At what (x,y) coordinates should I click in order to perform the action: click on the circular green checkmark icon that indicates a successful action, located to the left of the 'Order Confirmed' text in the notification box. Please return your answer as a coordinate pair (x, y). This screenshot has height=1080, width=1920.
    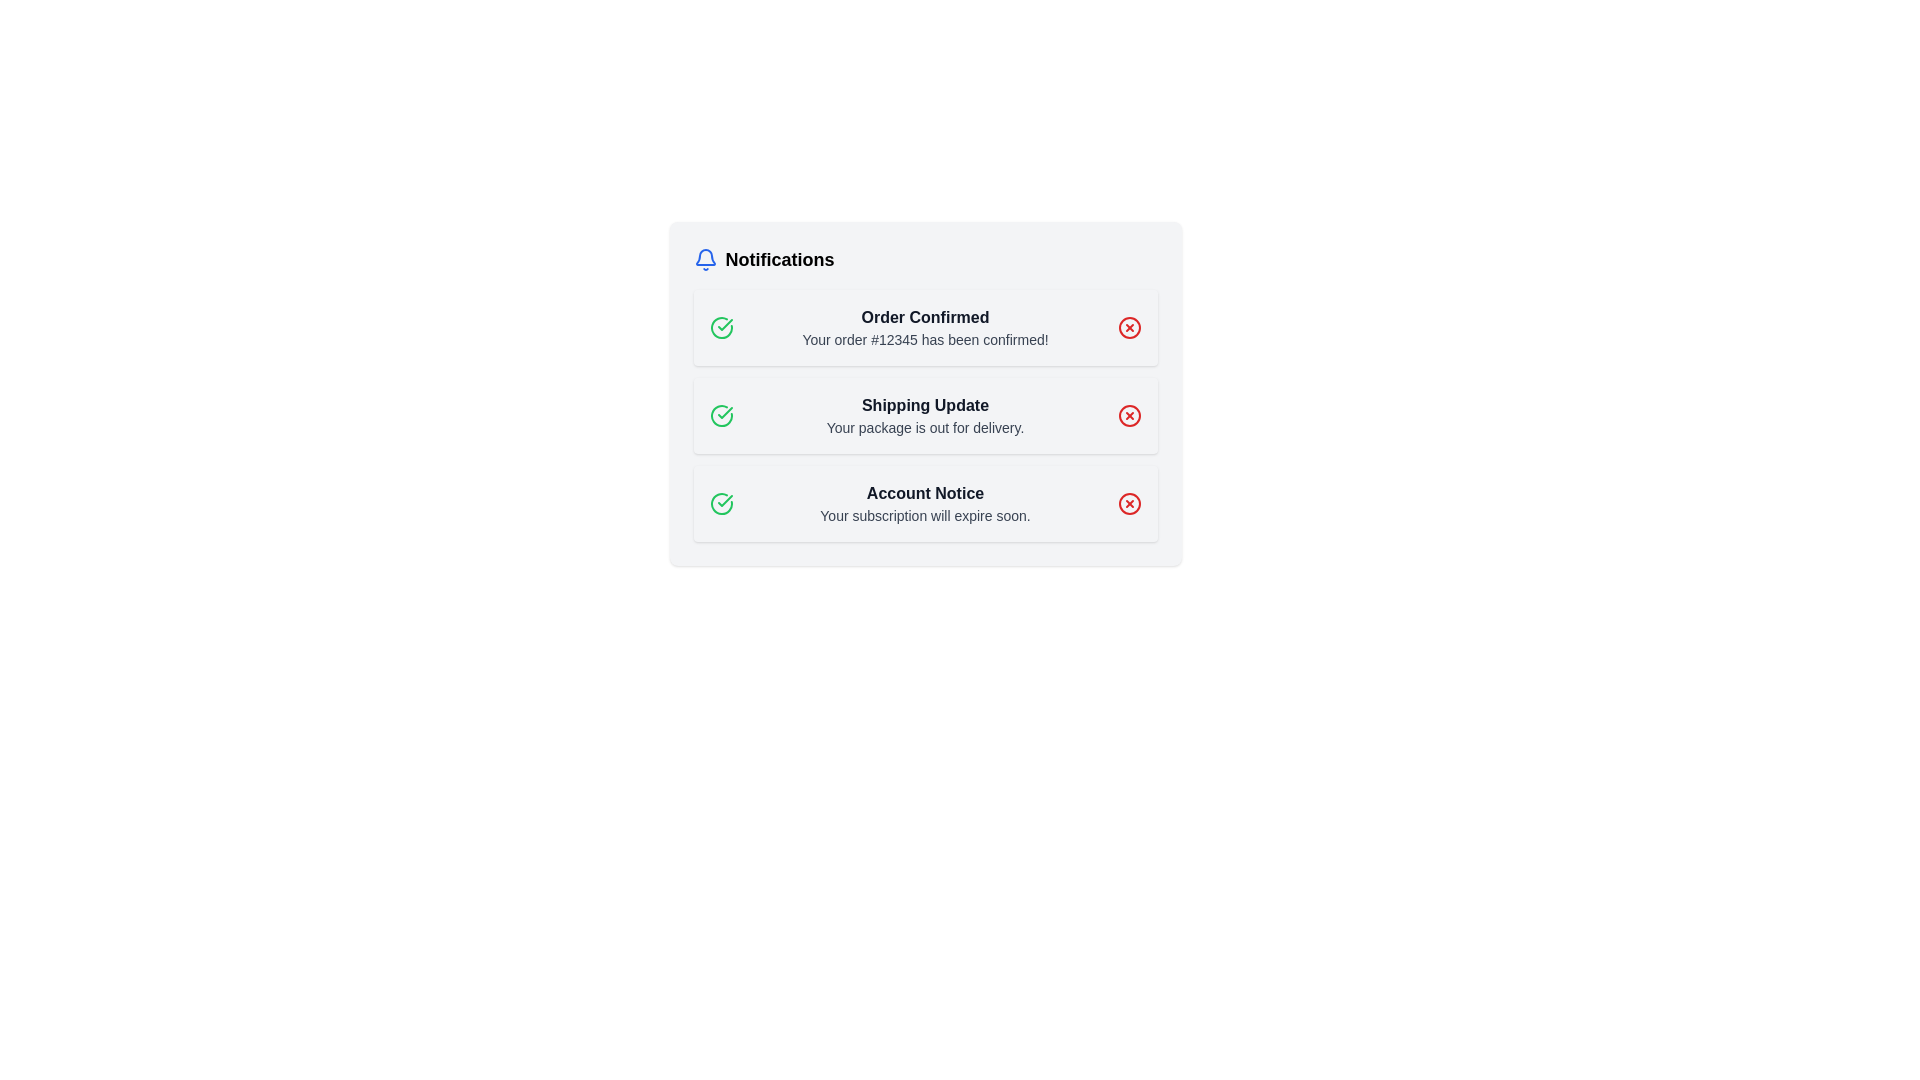
    Looking at the image, I should click on (720, 326).